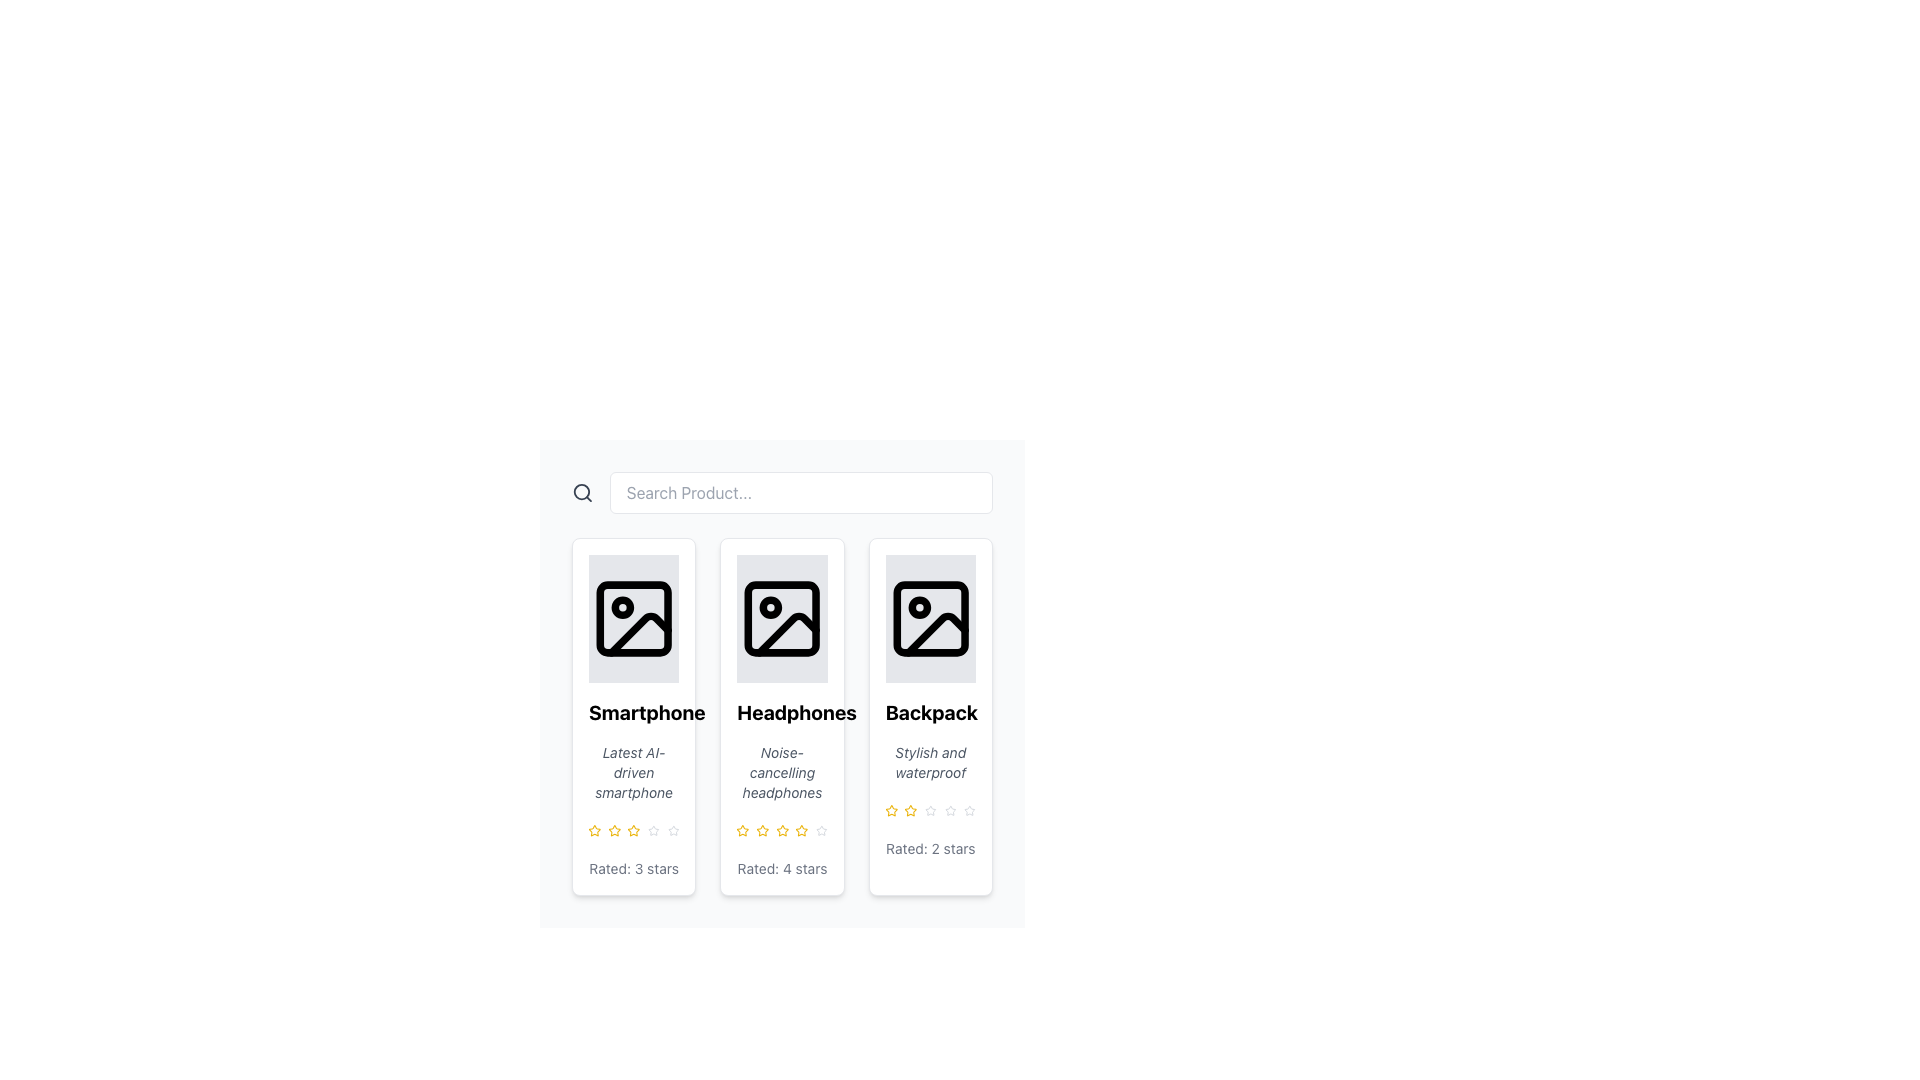 The image size is (1920, 1080). I want to click on the first star in the 5-star rating system located at the bottom of the third card labeled 'Backpack', so click(910, 810).